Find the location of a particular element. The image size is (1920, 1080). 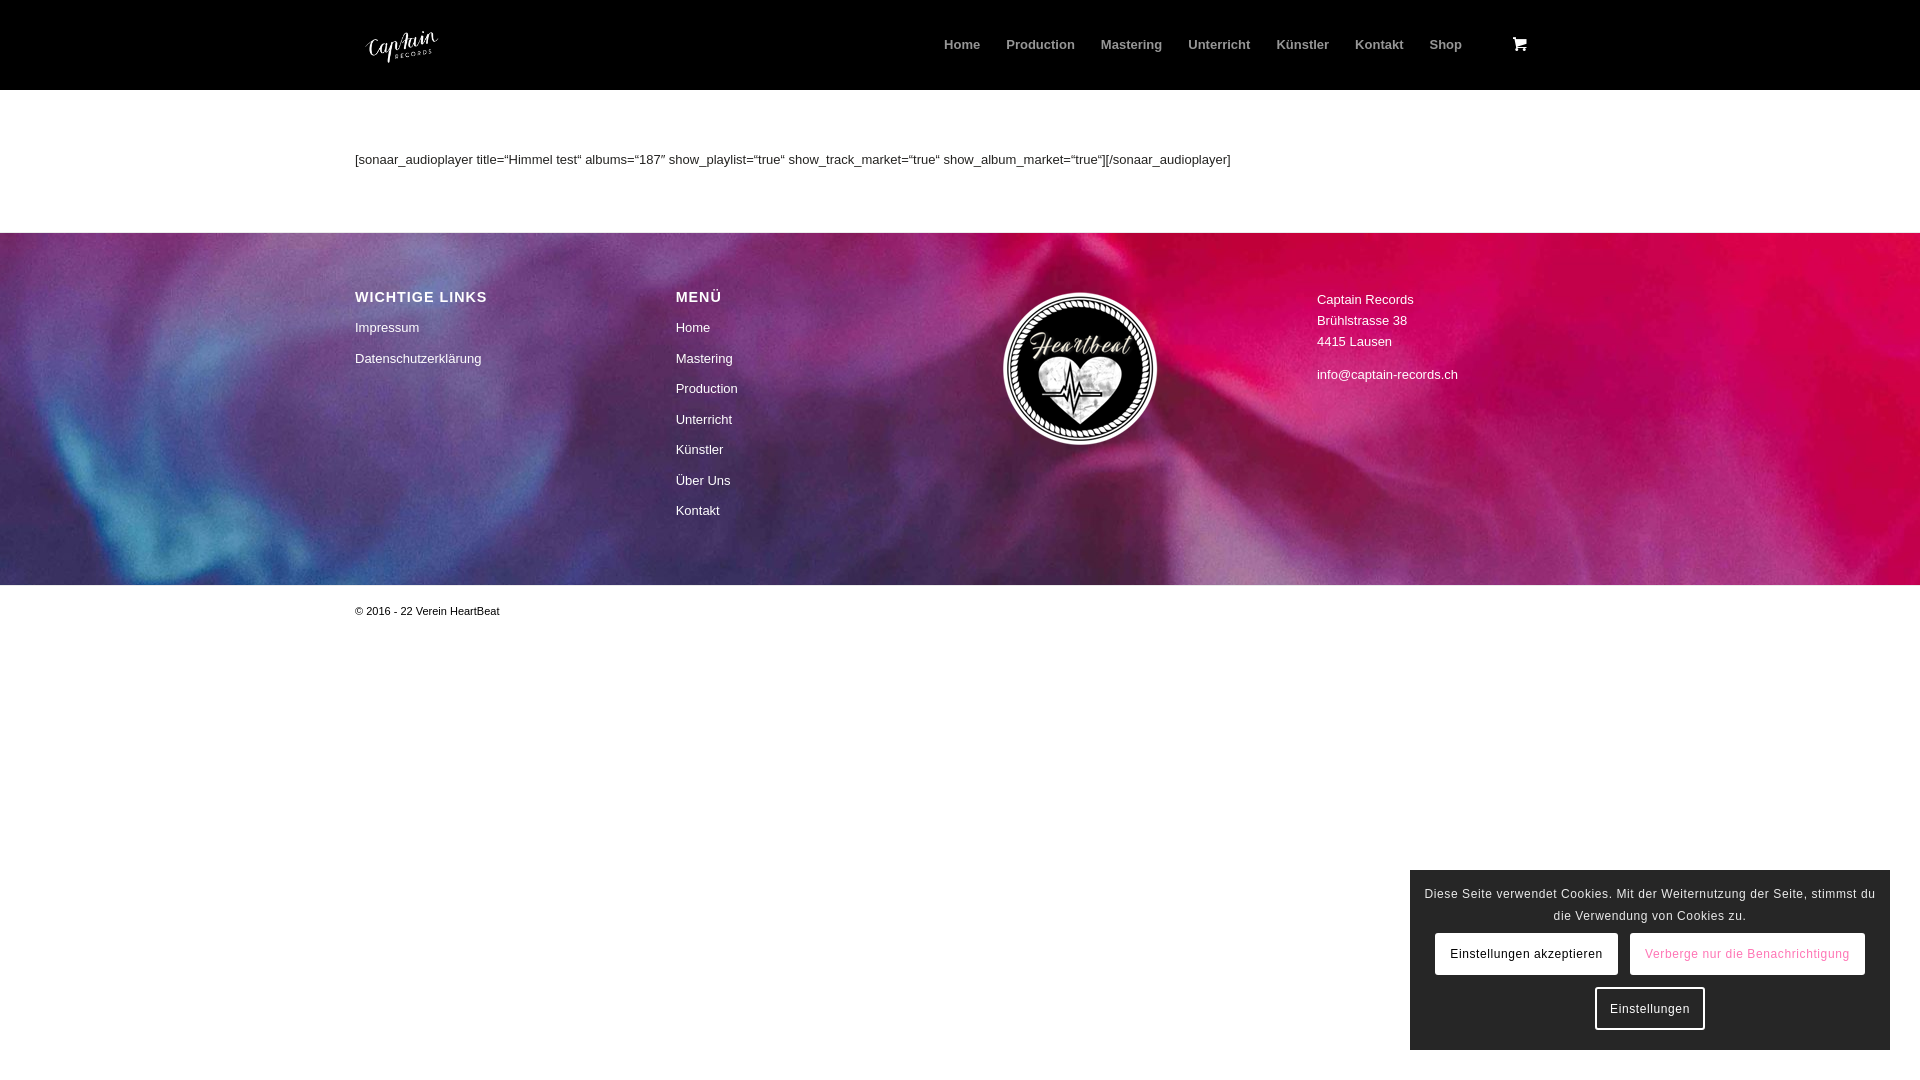

'Verberge nur die Benachrichtigung' is located at coordinates (1746, 952).